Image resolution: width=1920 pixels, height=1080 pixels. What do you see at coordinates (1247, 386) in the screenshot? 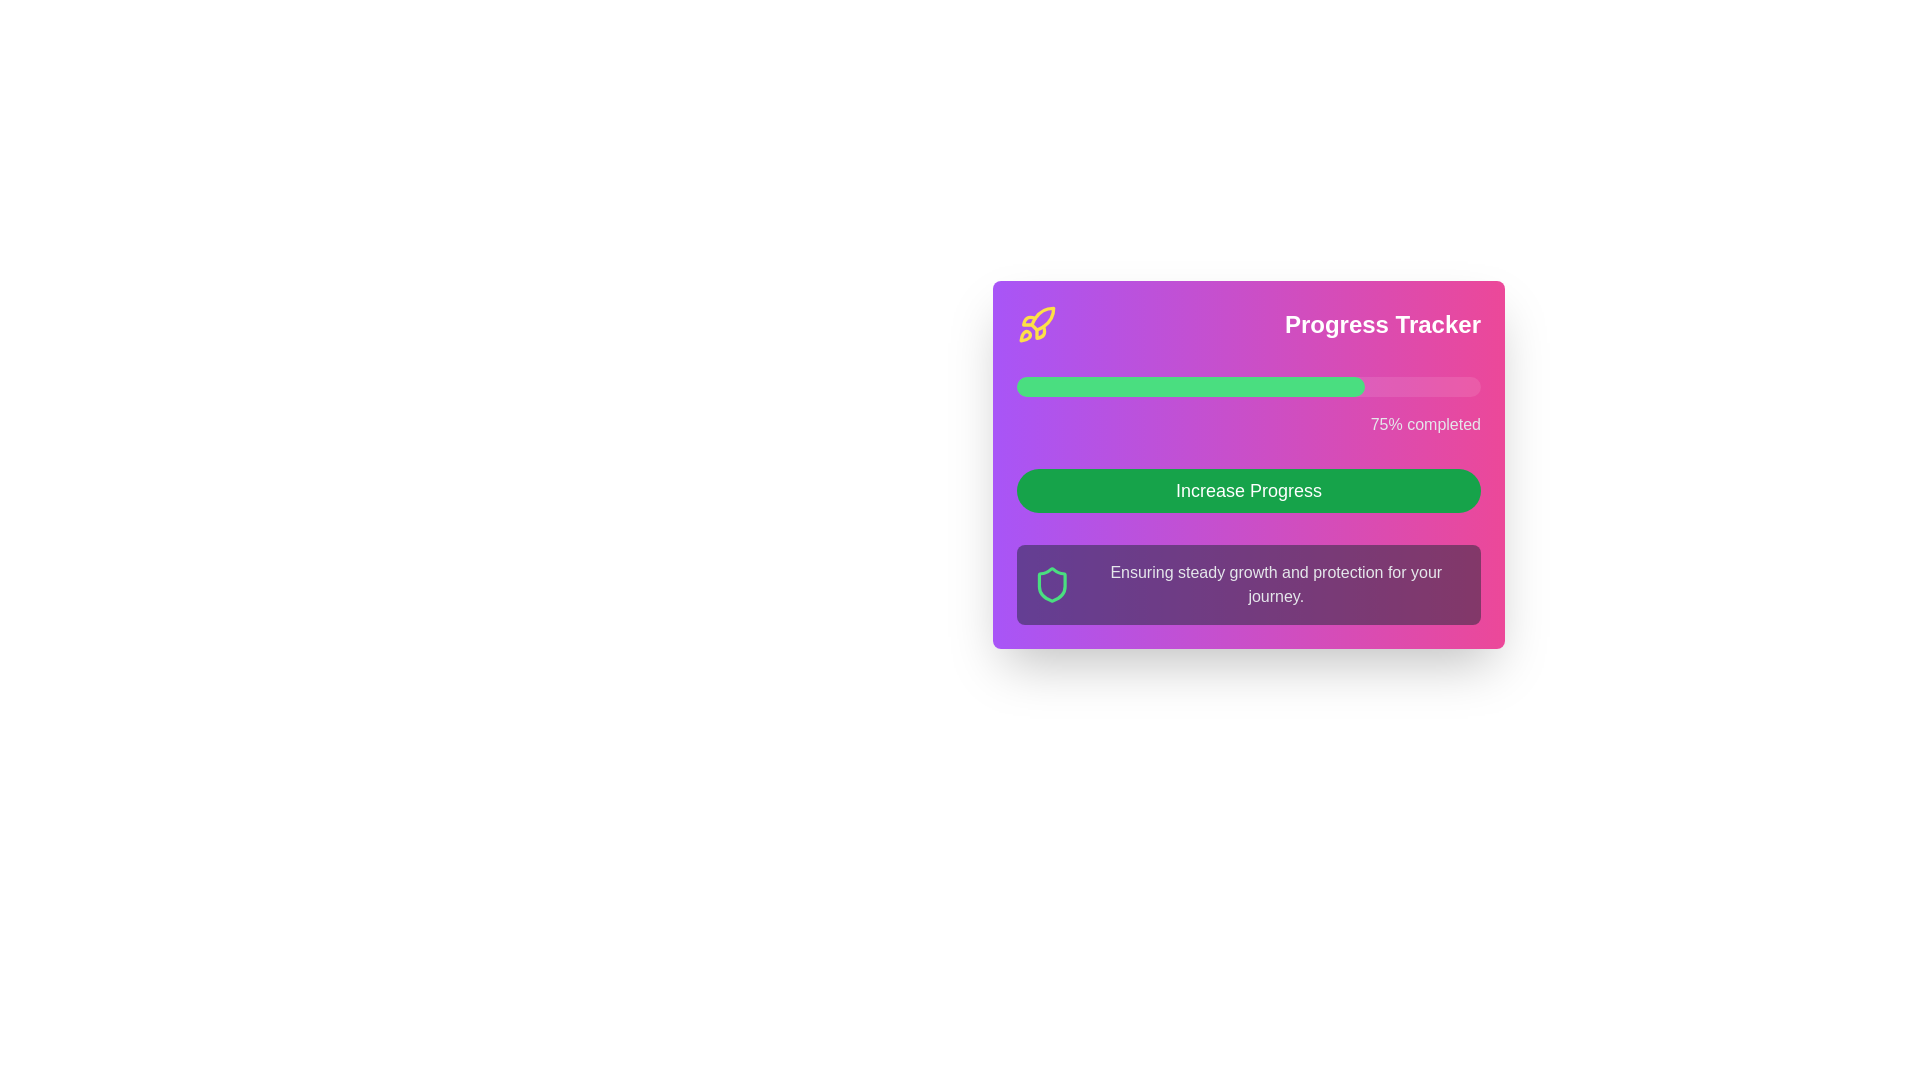
I see `the progress bar indicating 75% completion located in the 'Progress Tracker' card, positioned above the 'Increase Progress' button` at bounding box center [1247, 386].